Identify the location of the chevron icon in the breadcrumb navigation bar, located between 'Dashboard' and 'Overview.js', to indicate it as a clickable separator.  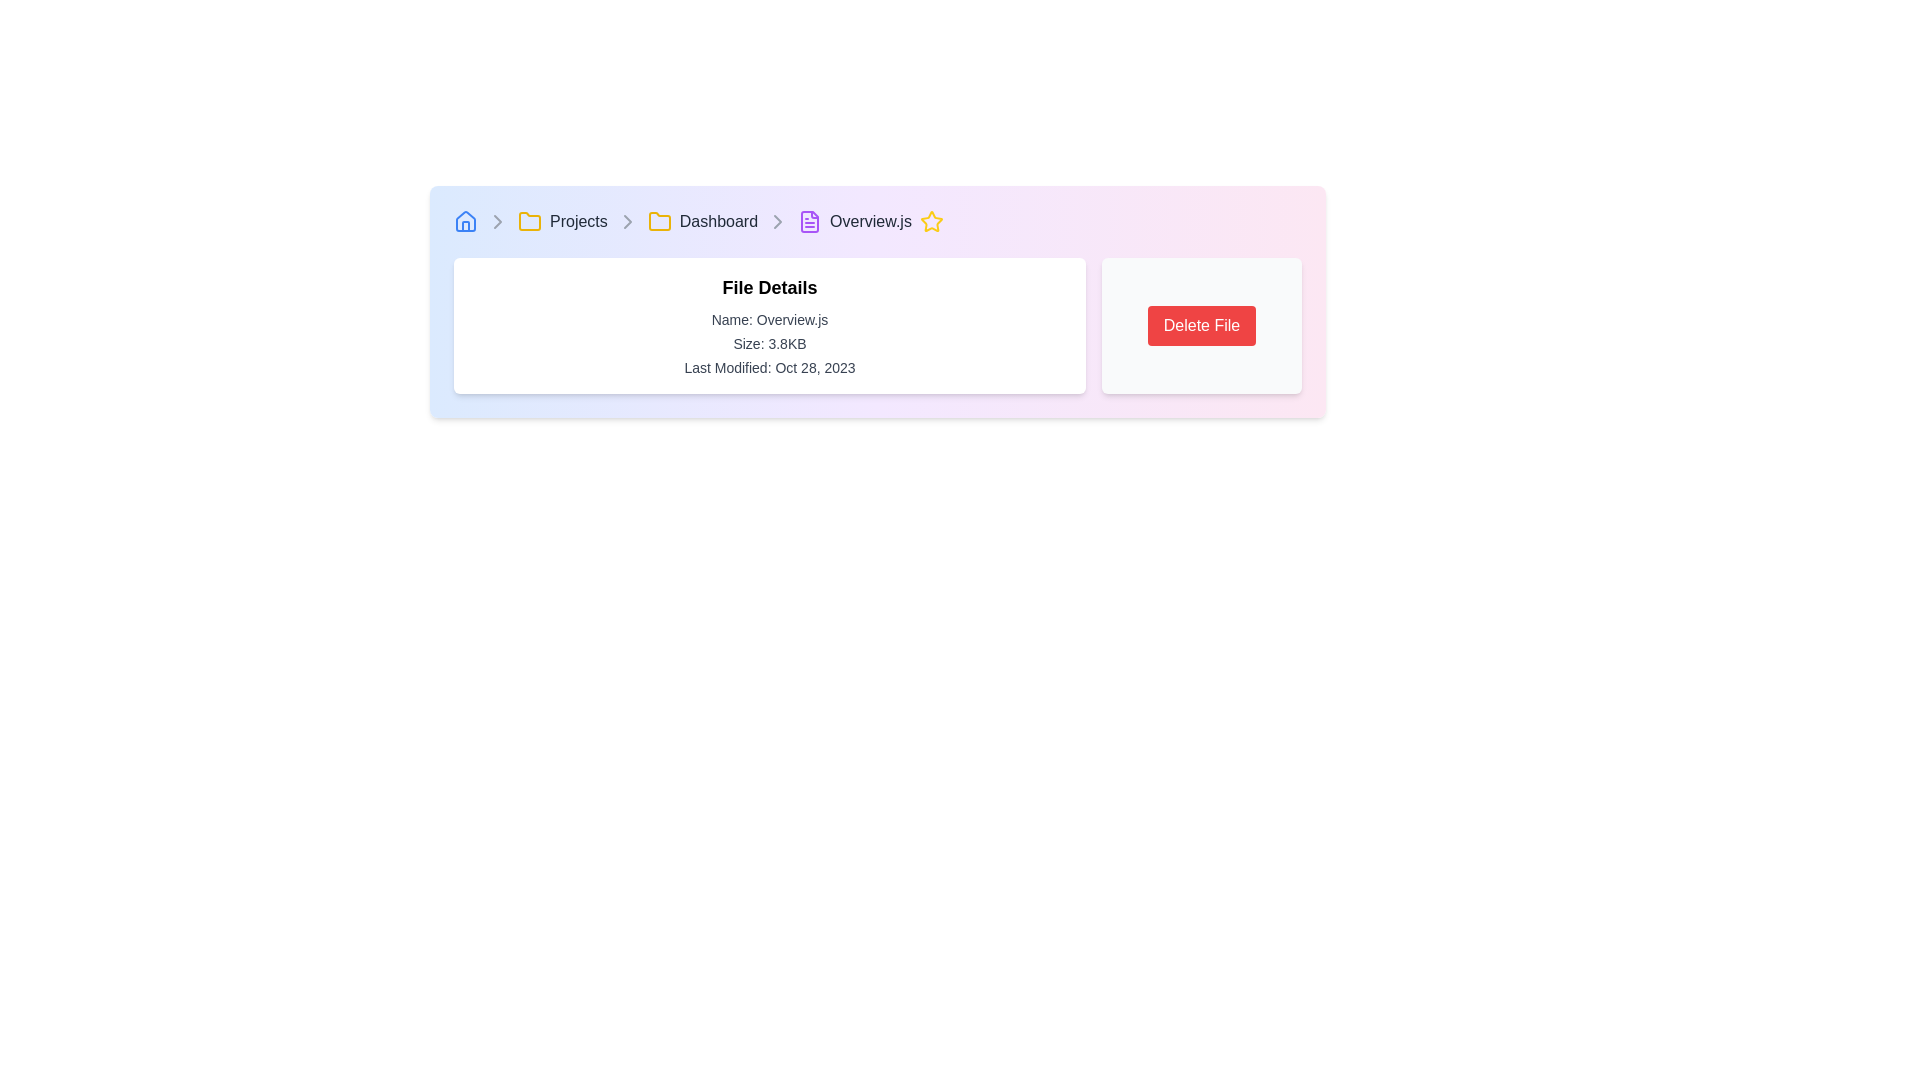
(498, 222).